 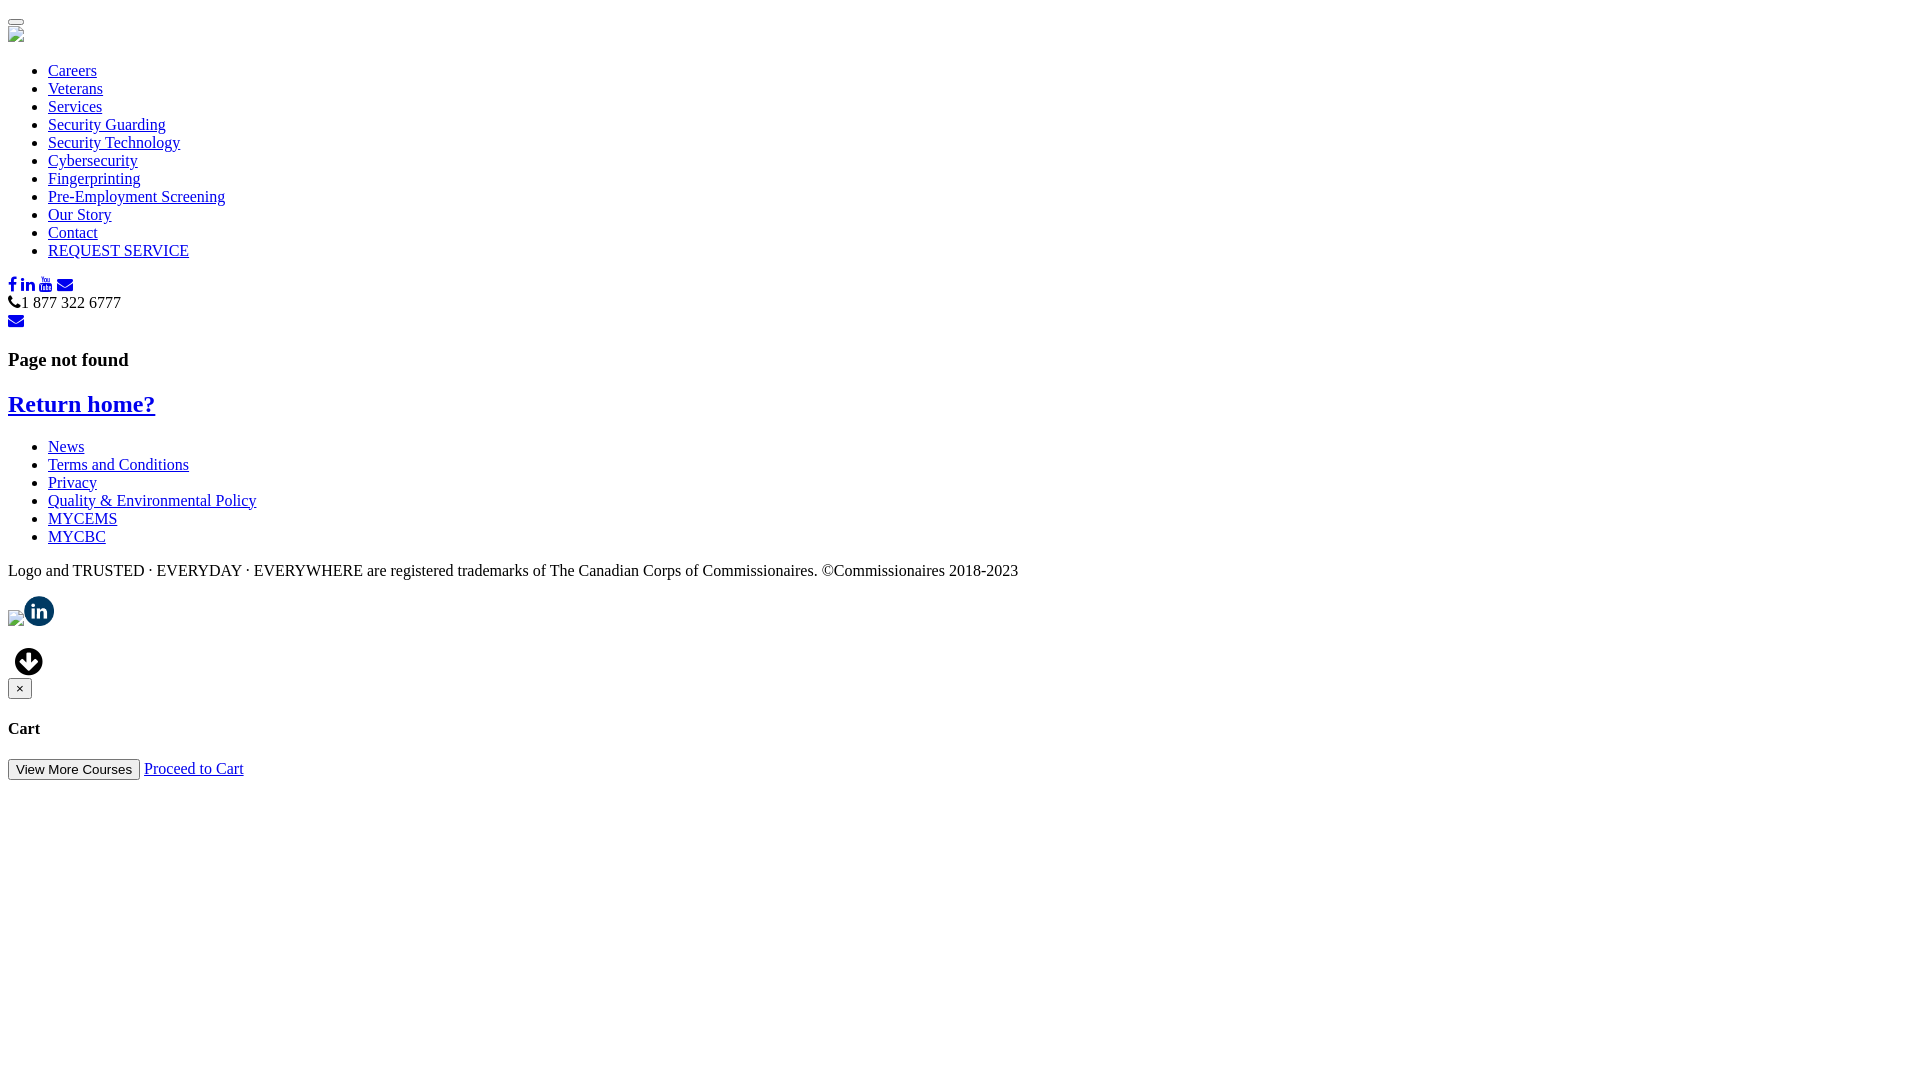 I want to click on 'Our Story', so click(x=80, y=214).